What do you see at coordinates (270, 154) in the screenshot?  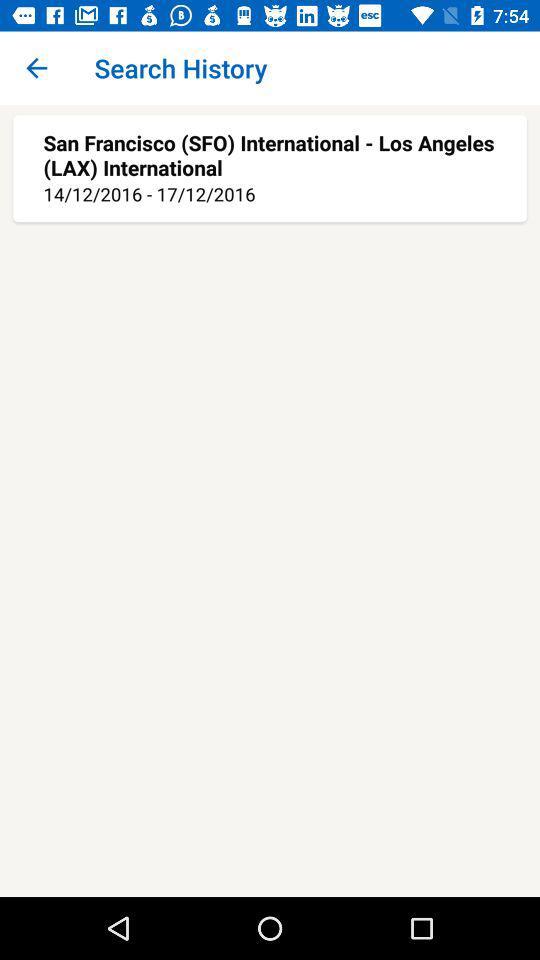 I see `san francisco sfo` at bounding box center [270, 154].